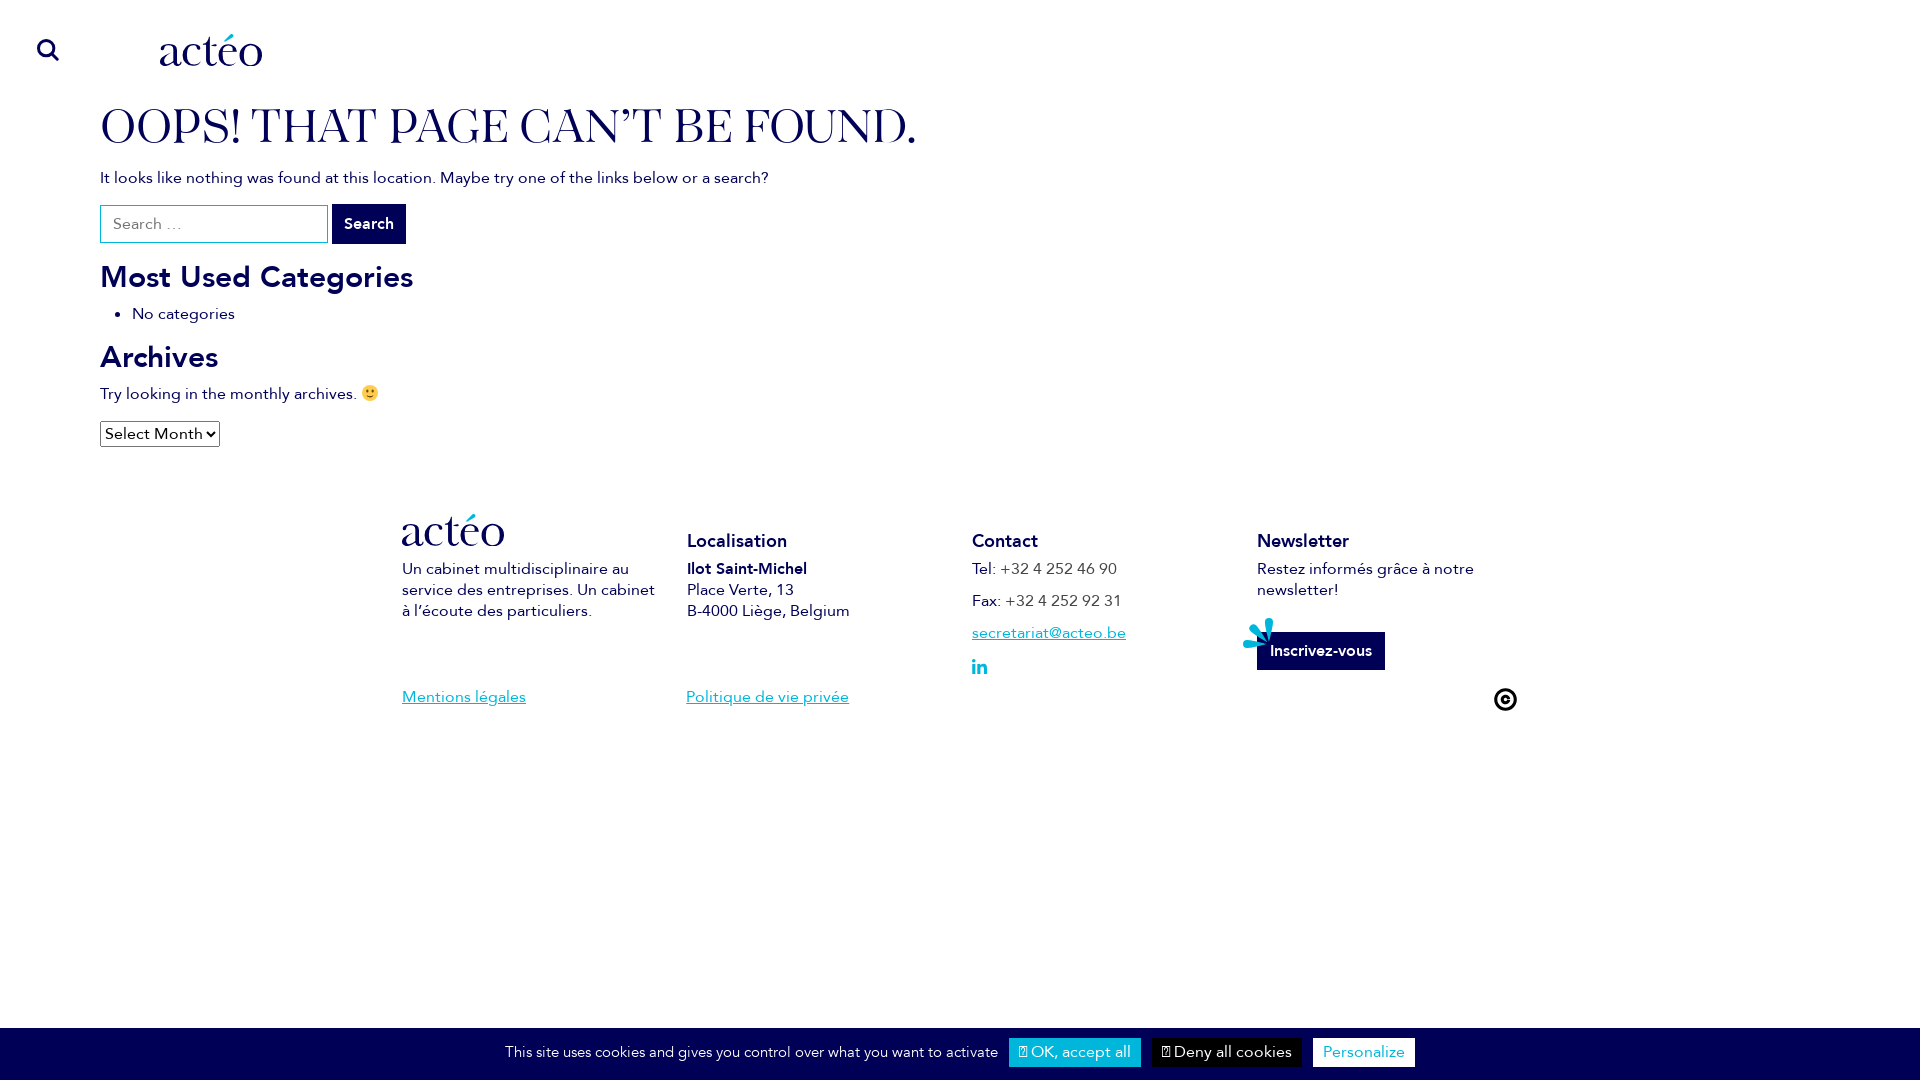  I want to click on 'Deny all cookies', so click(1226, 1051).